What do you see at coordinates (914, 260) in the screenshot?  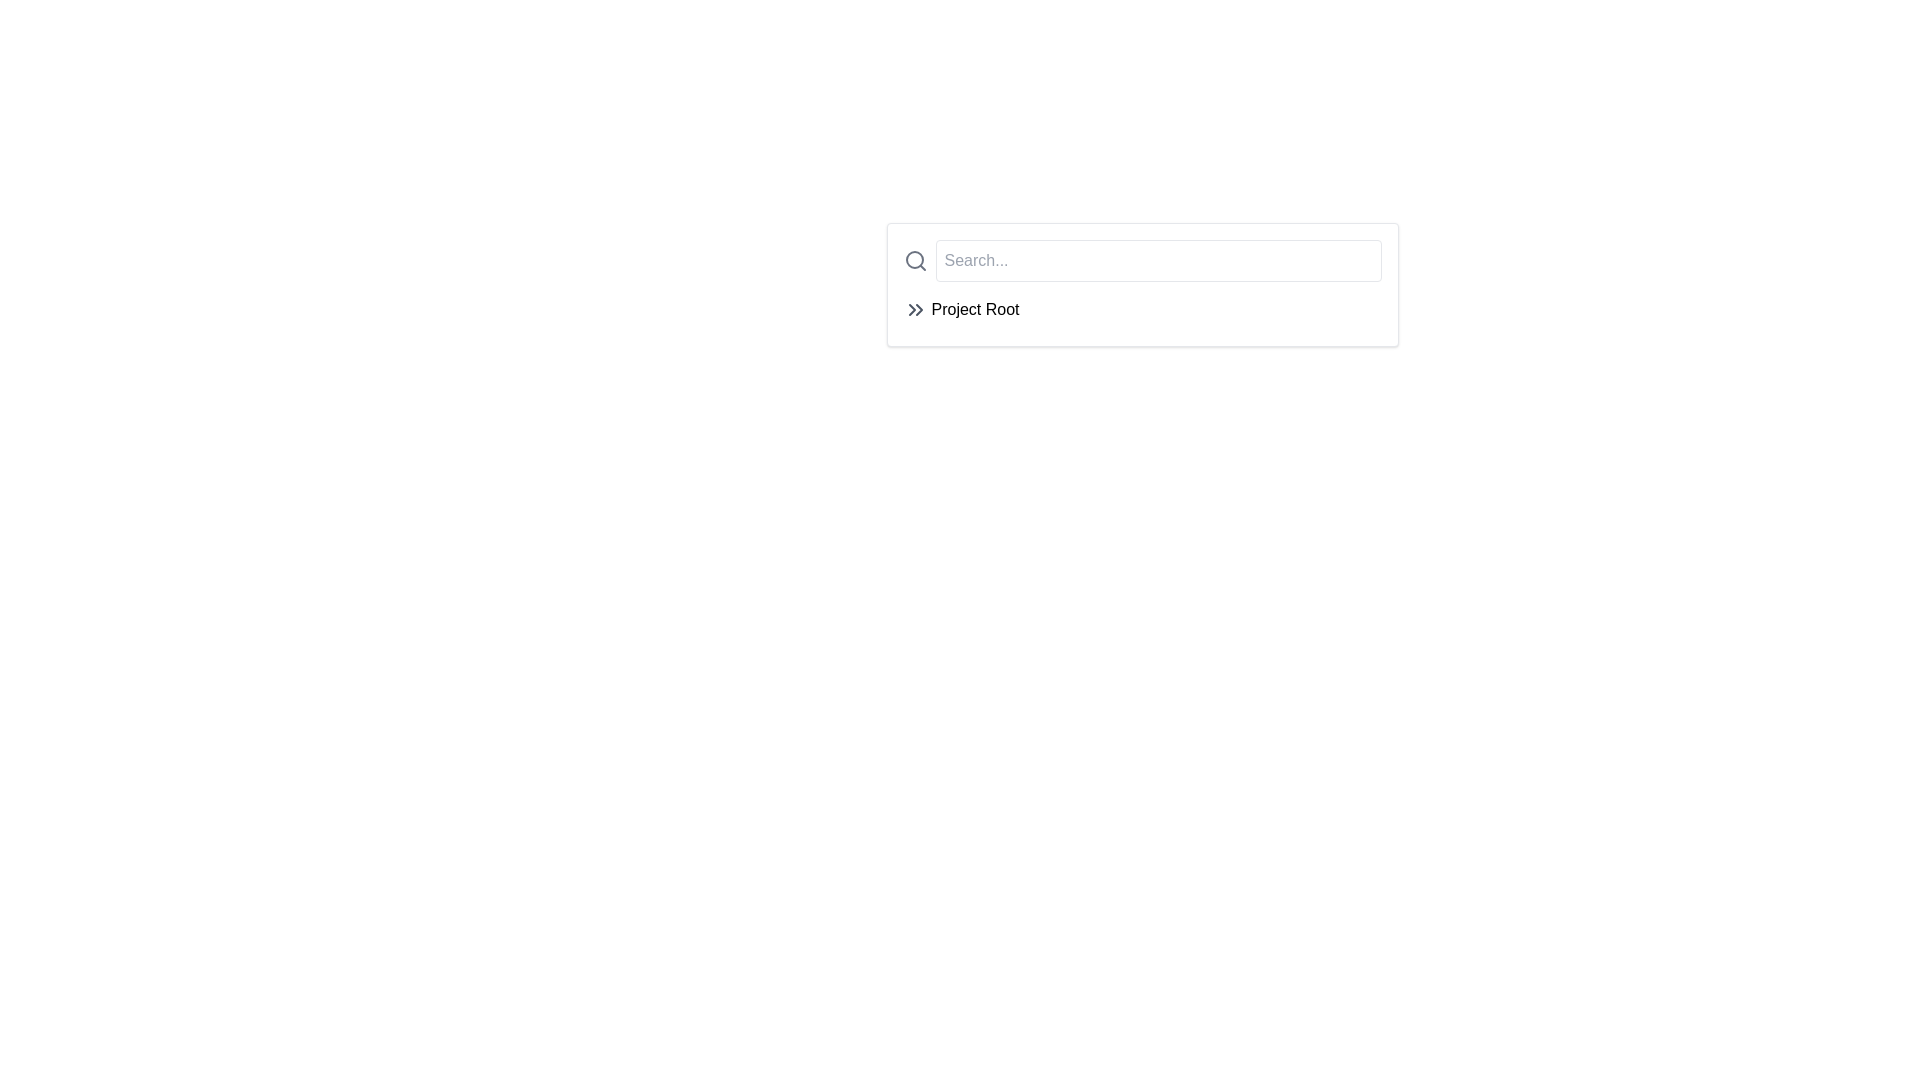 I see `the search icon located to the immediate left of the search input field, which visually represents the search functionality` at bounding box center [914, 260].